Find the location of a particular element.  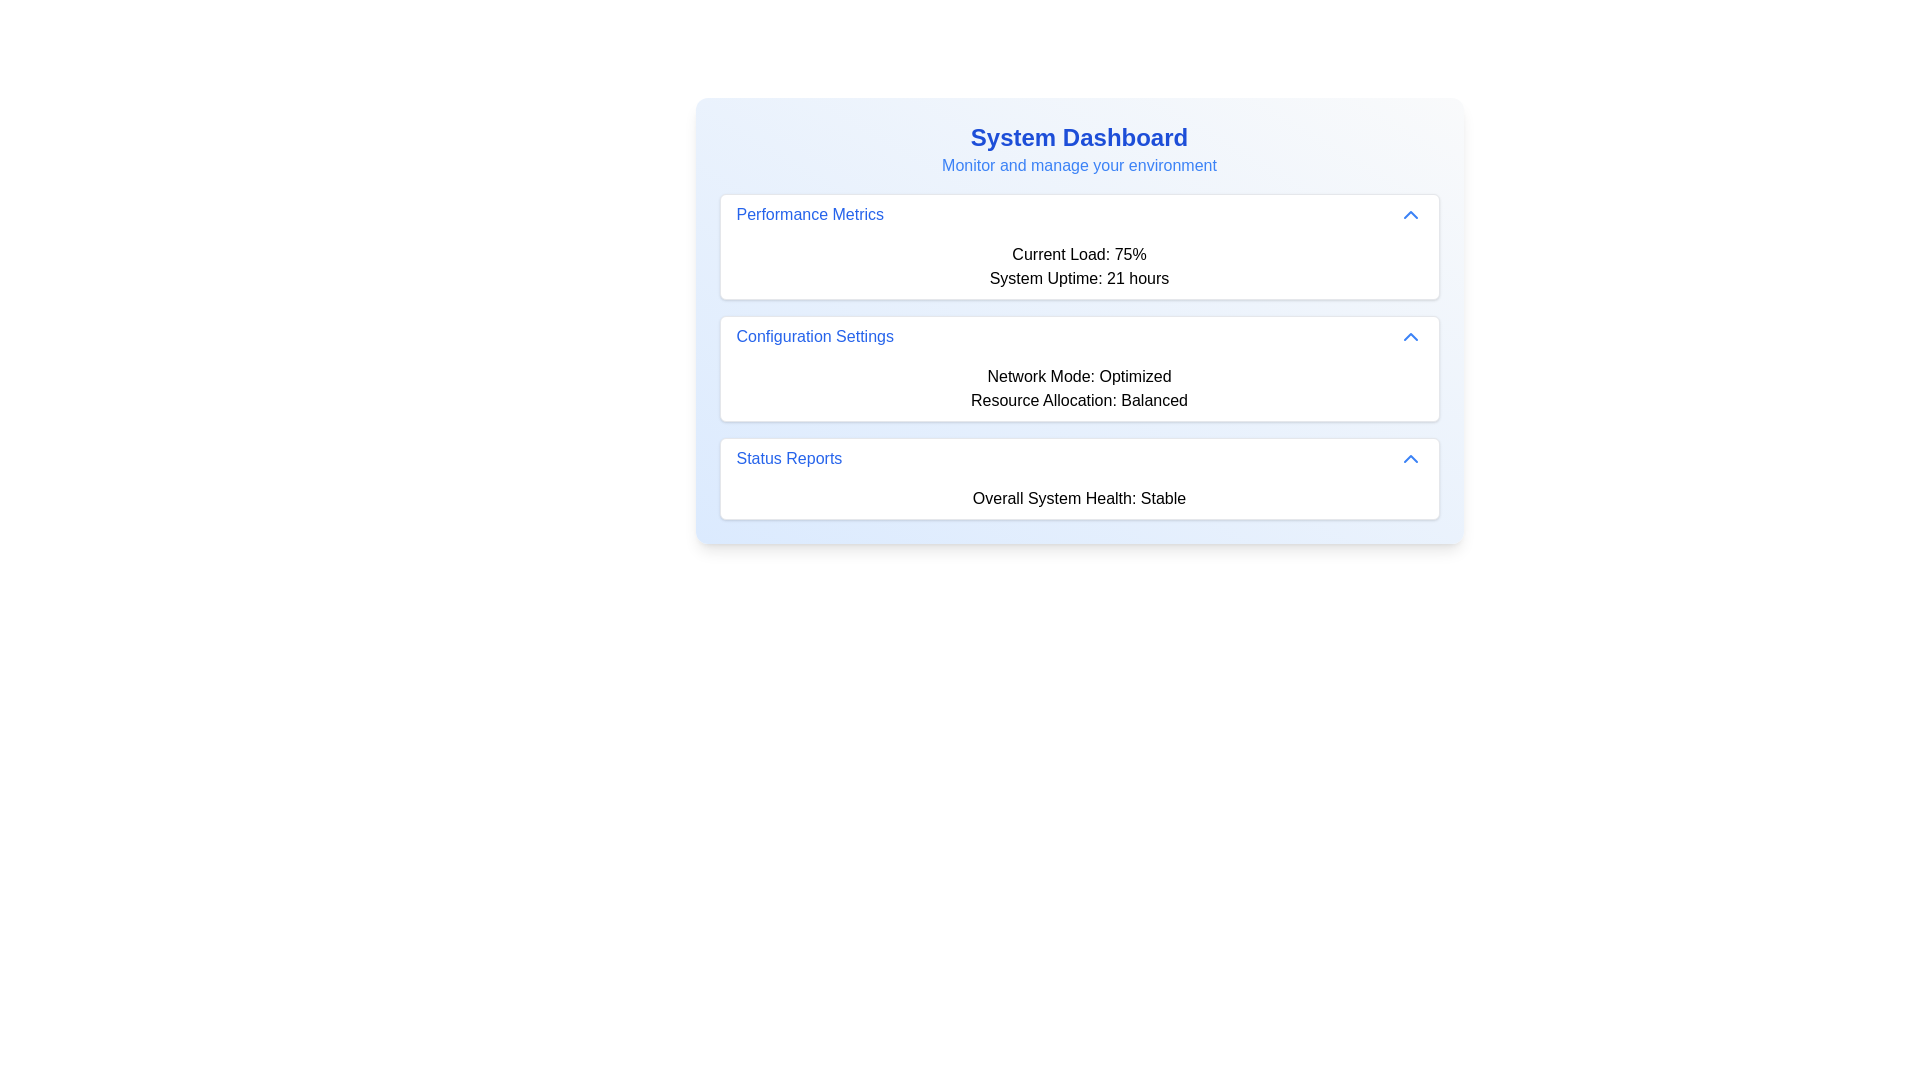

the Information Card that displays system performance metrics, which is located at the topmost section above the 'Configuration Settings' card is located at coordinates (1078, 245).